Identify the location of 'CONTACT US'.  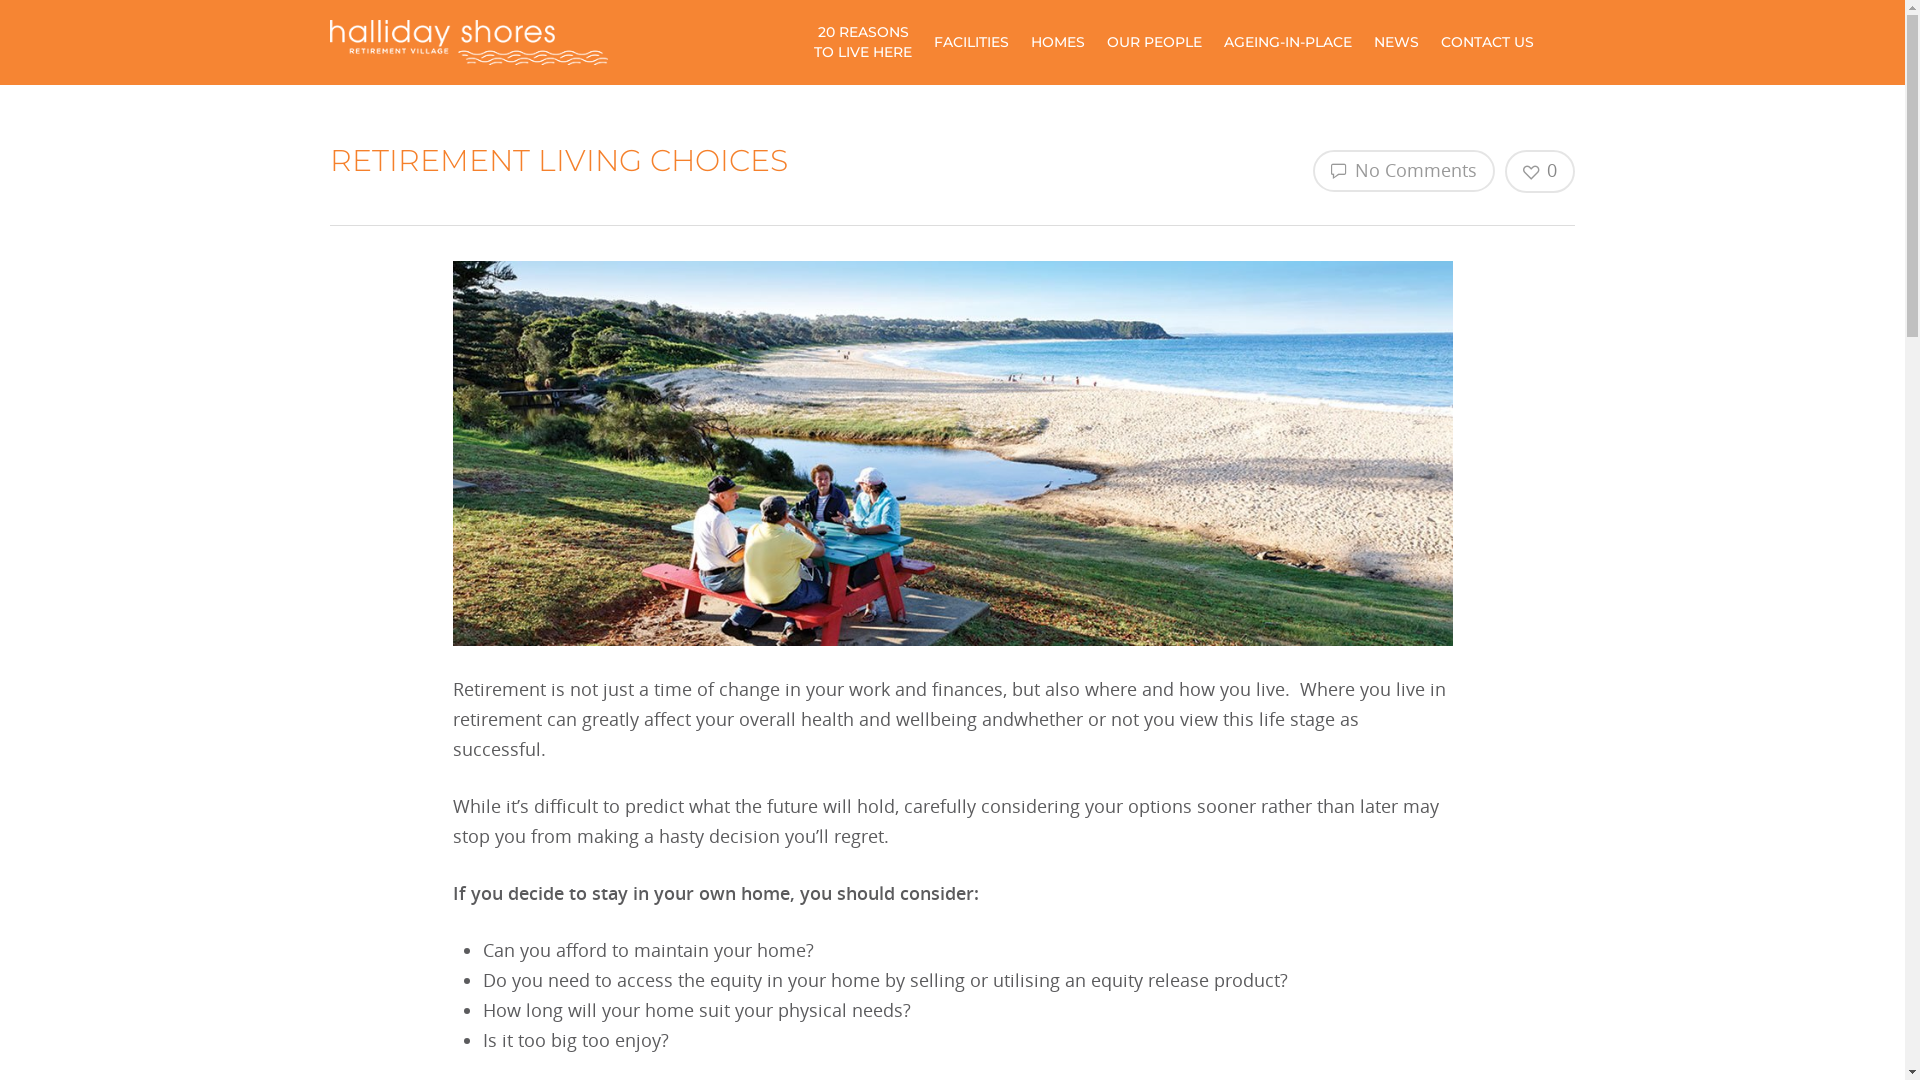
(1487, 42).